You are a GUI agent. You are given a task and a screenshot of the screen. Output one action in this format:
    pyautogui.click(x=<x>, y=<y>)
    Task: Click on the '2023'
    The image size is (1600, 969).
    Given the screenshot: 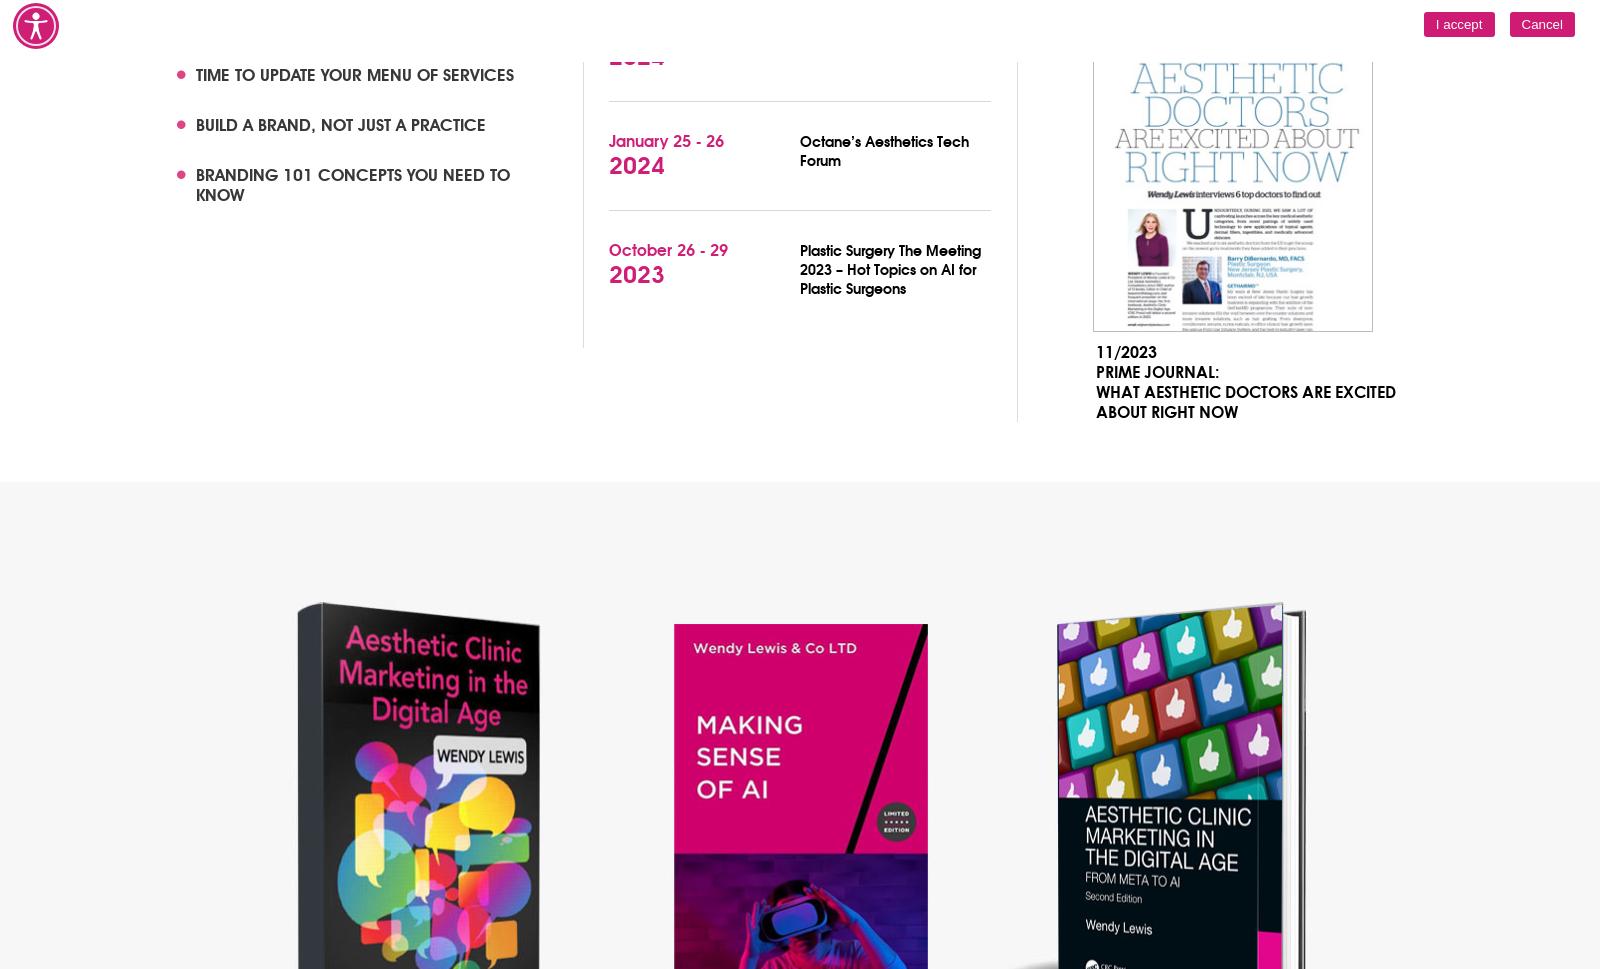 What is the action you would take?
    pyautogui.click(x=636, y=273)
    